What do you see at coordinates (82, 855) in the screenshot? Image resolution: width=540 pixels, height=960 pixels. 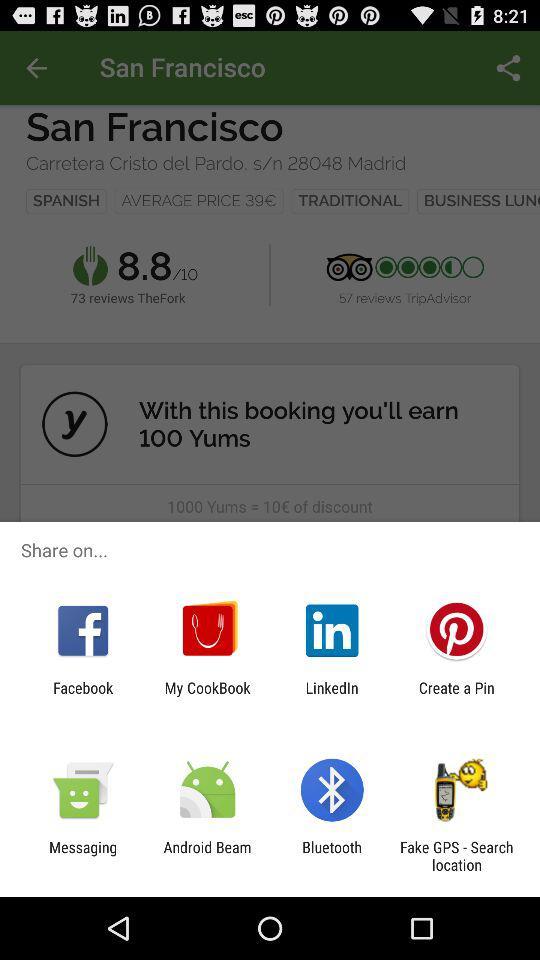 I see `messaging app` at bounding box center [82, 855].